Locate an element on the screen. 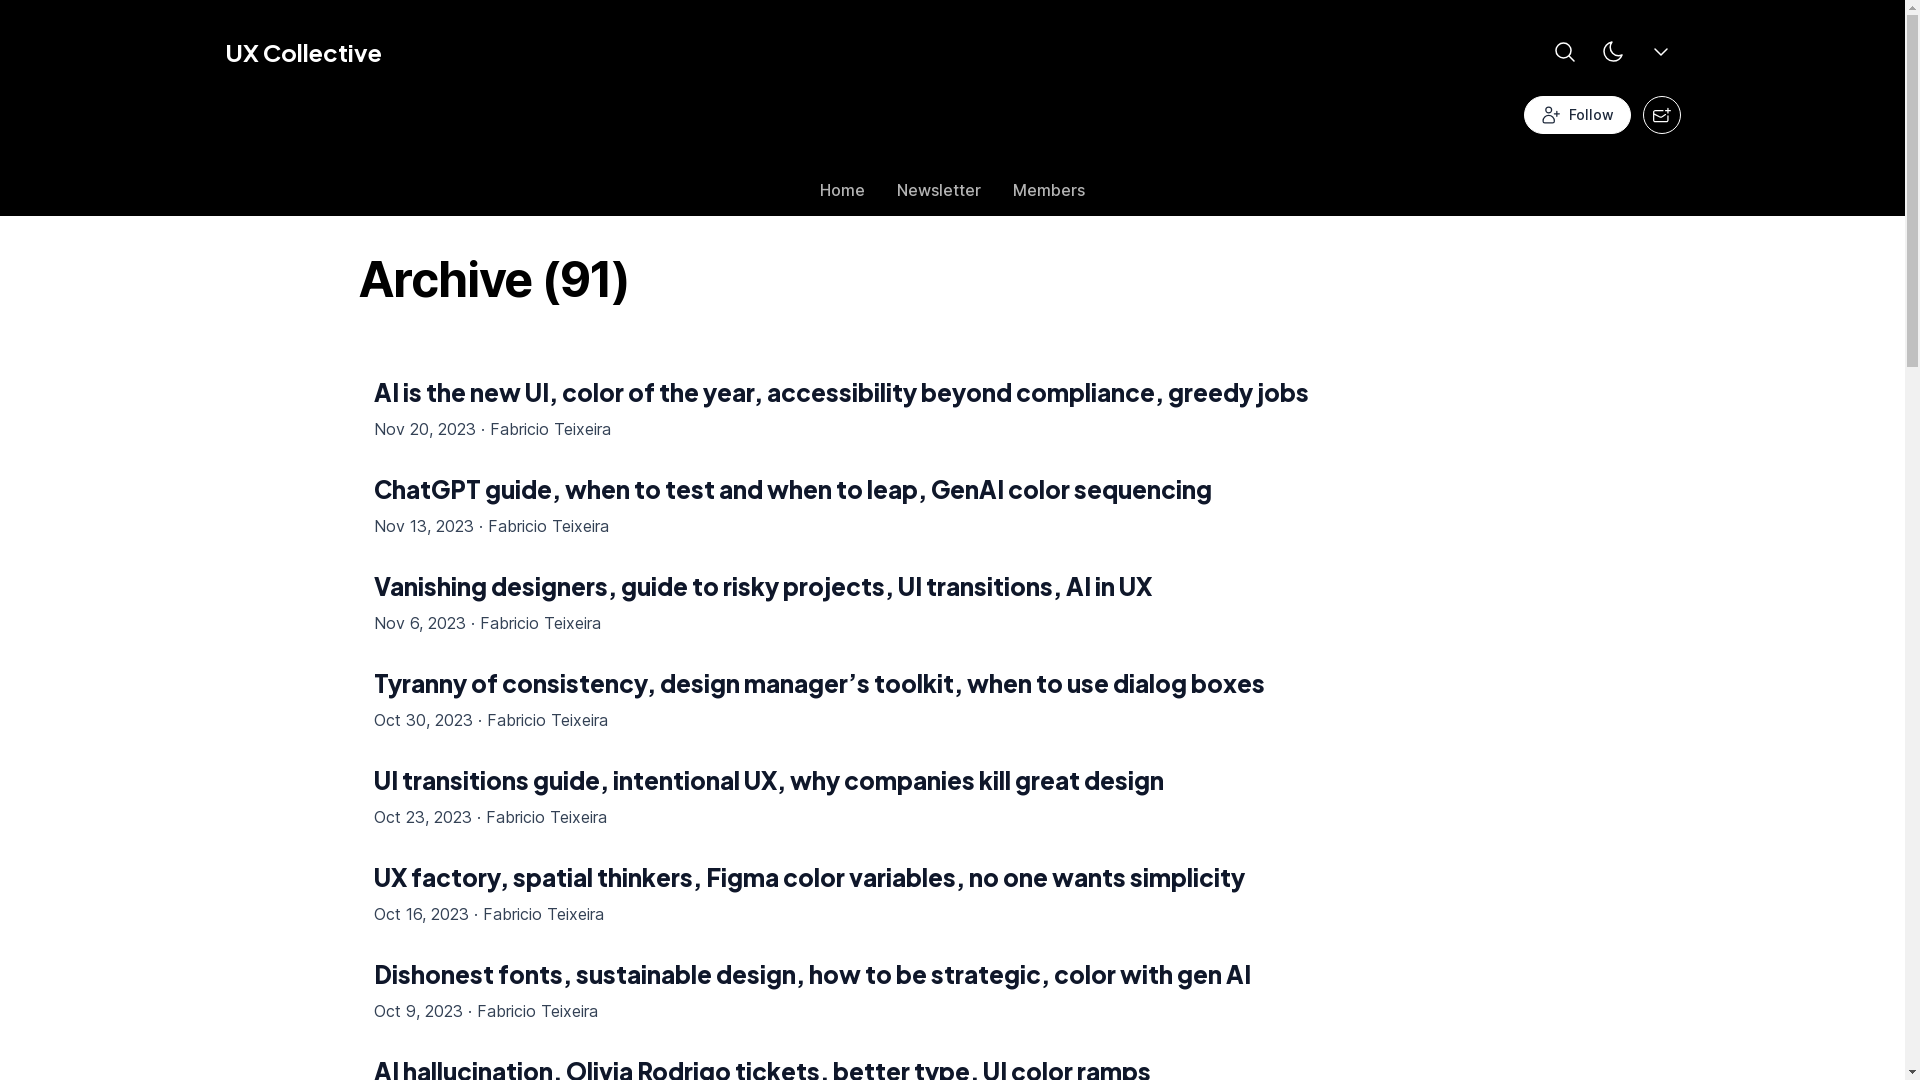 The height and width of the screenshot is (1080, 1920). 'Home' is located at coordinates (804, 195).